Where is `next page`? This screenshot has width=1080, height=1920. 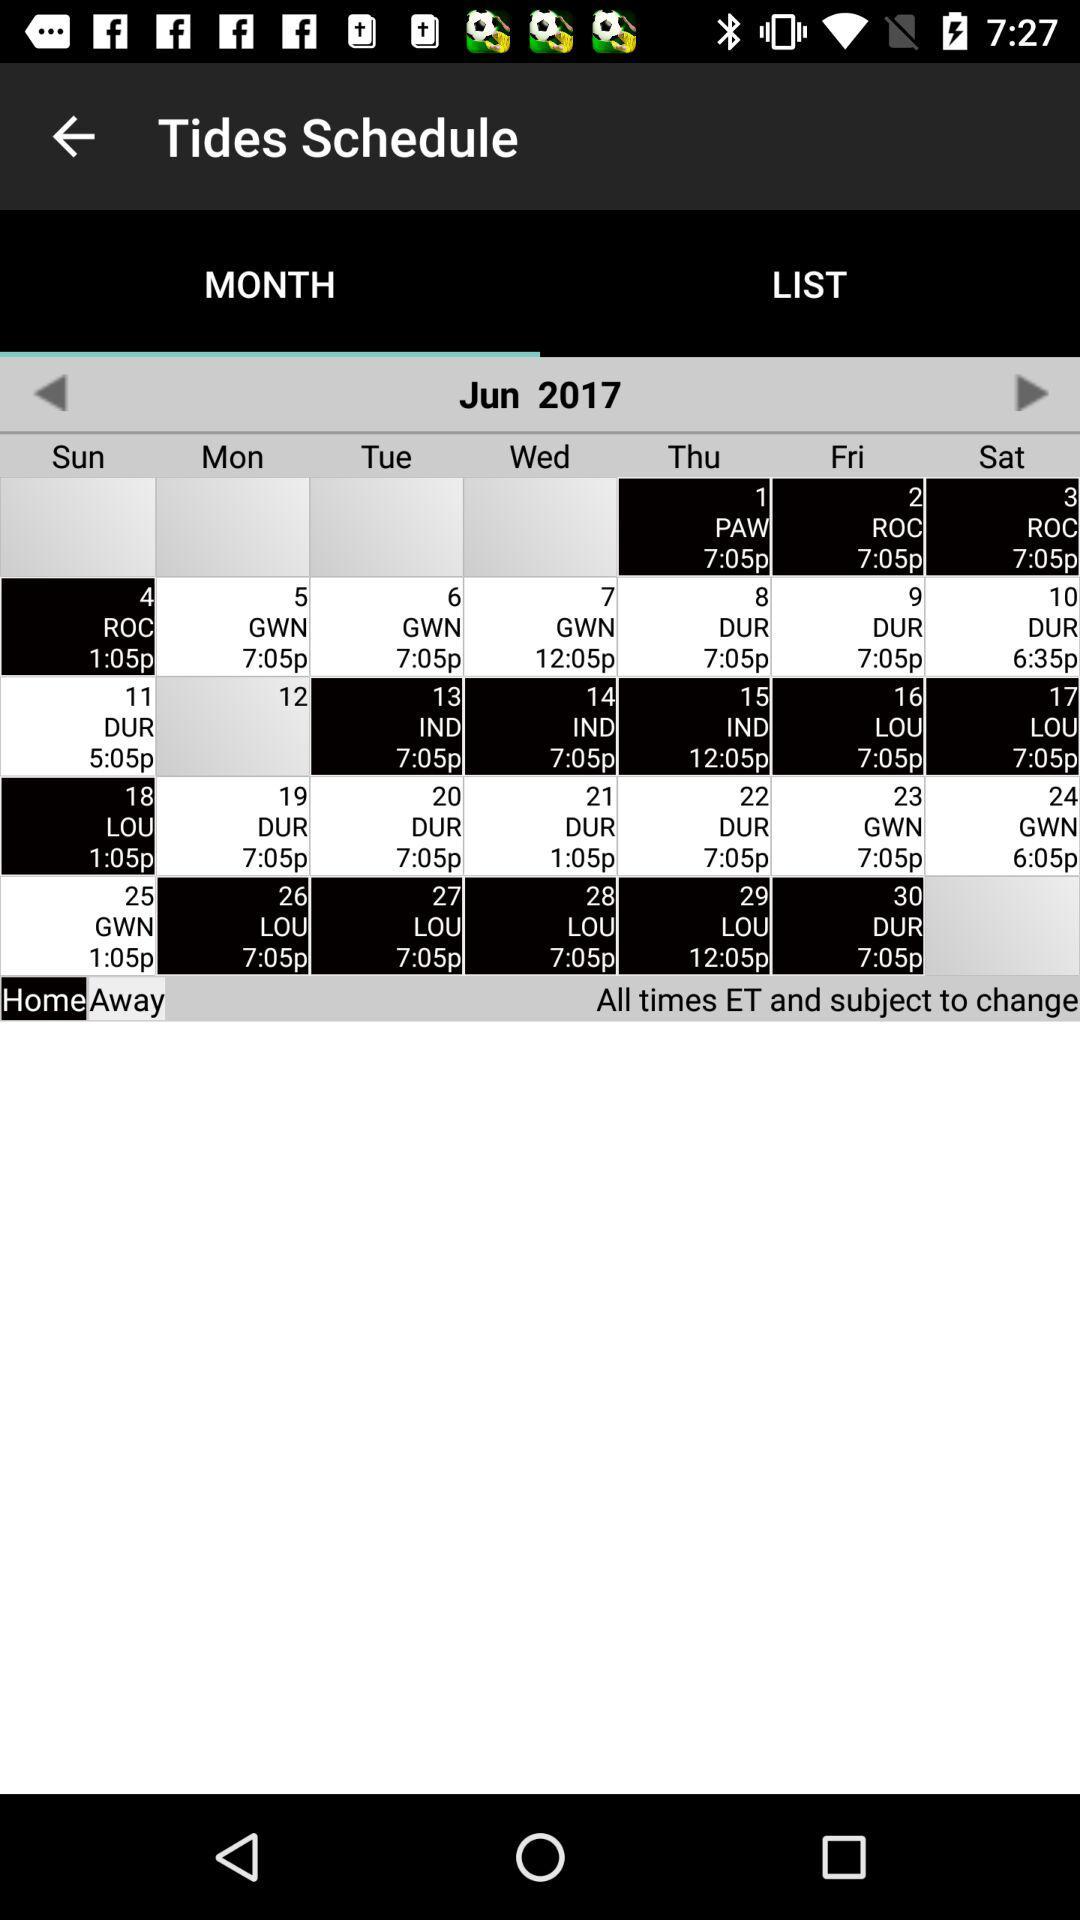
next page is located at coordinates (1030, 392).